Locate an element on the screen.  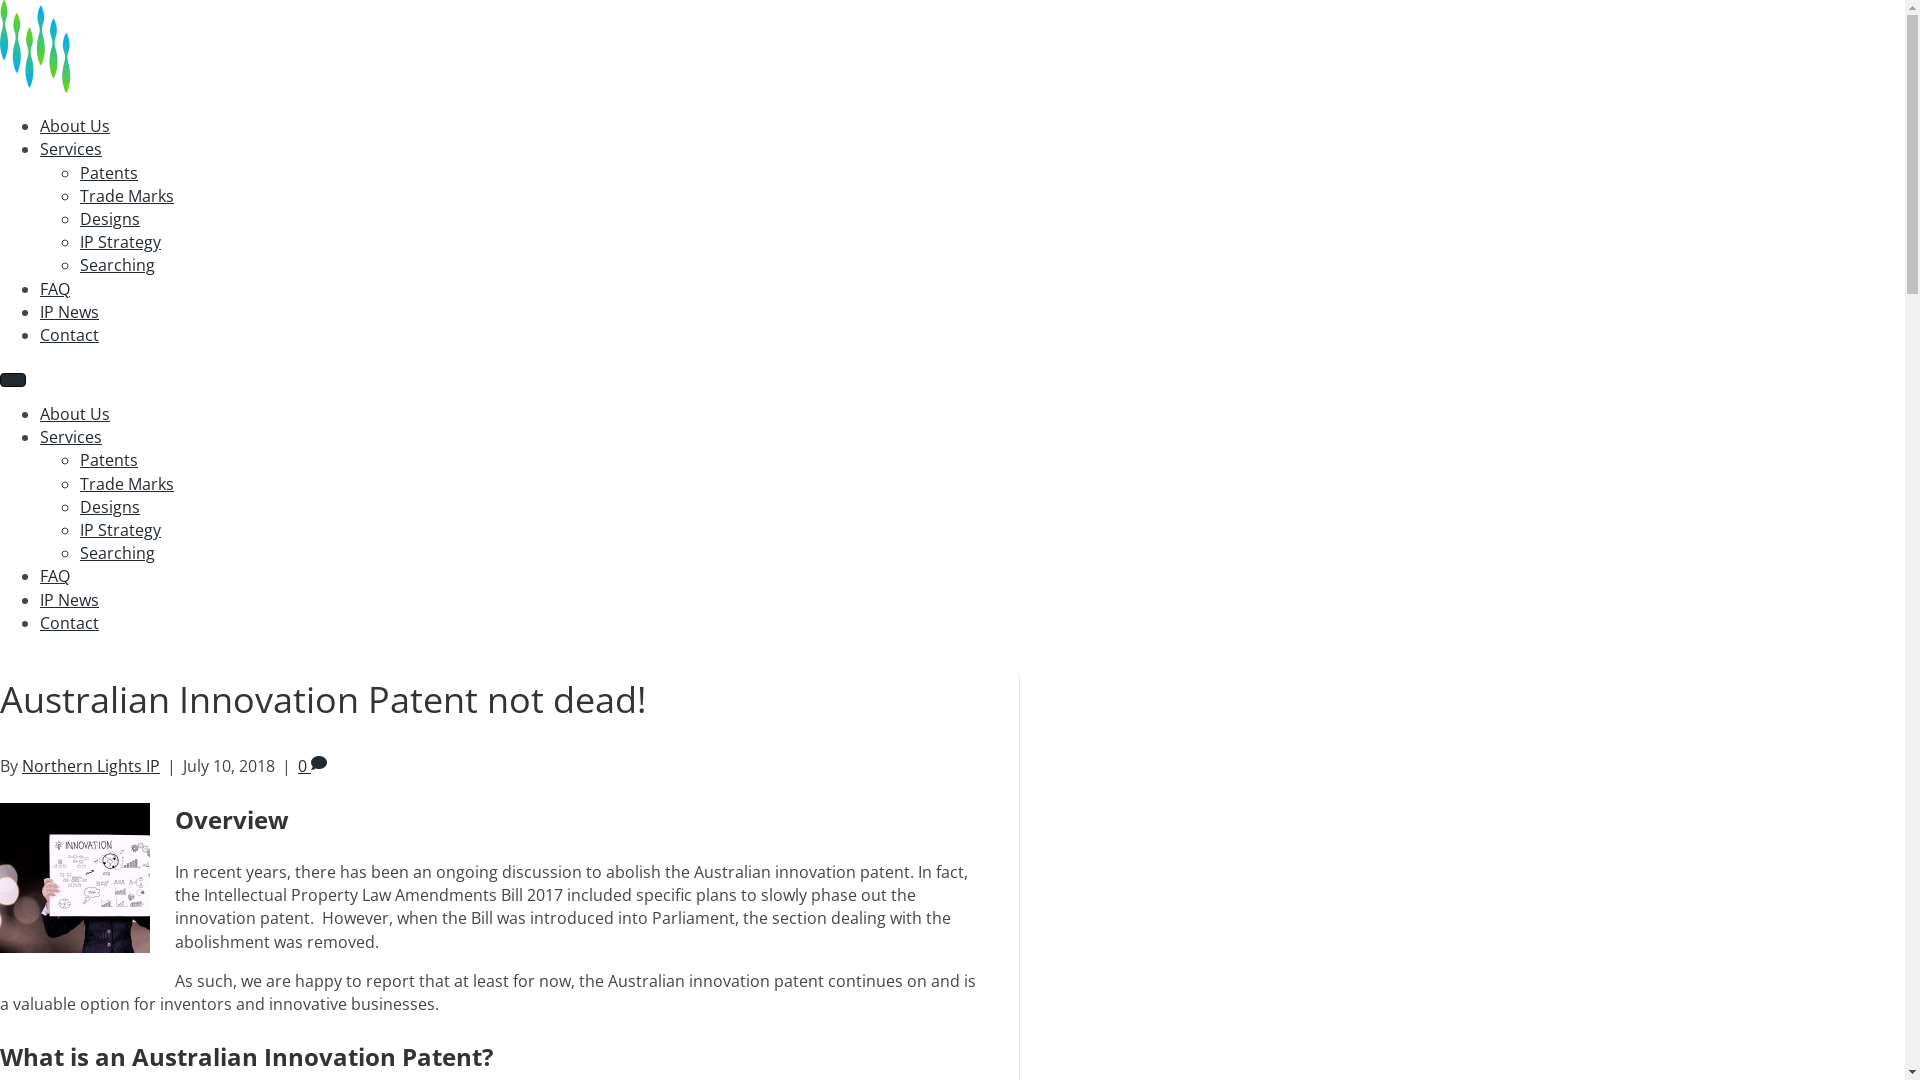
'Designs' is located at coordinates (109, 505).